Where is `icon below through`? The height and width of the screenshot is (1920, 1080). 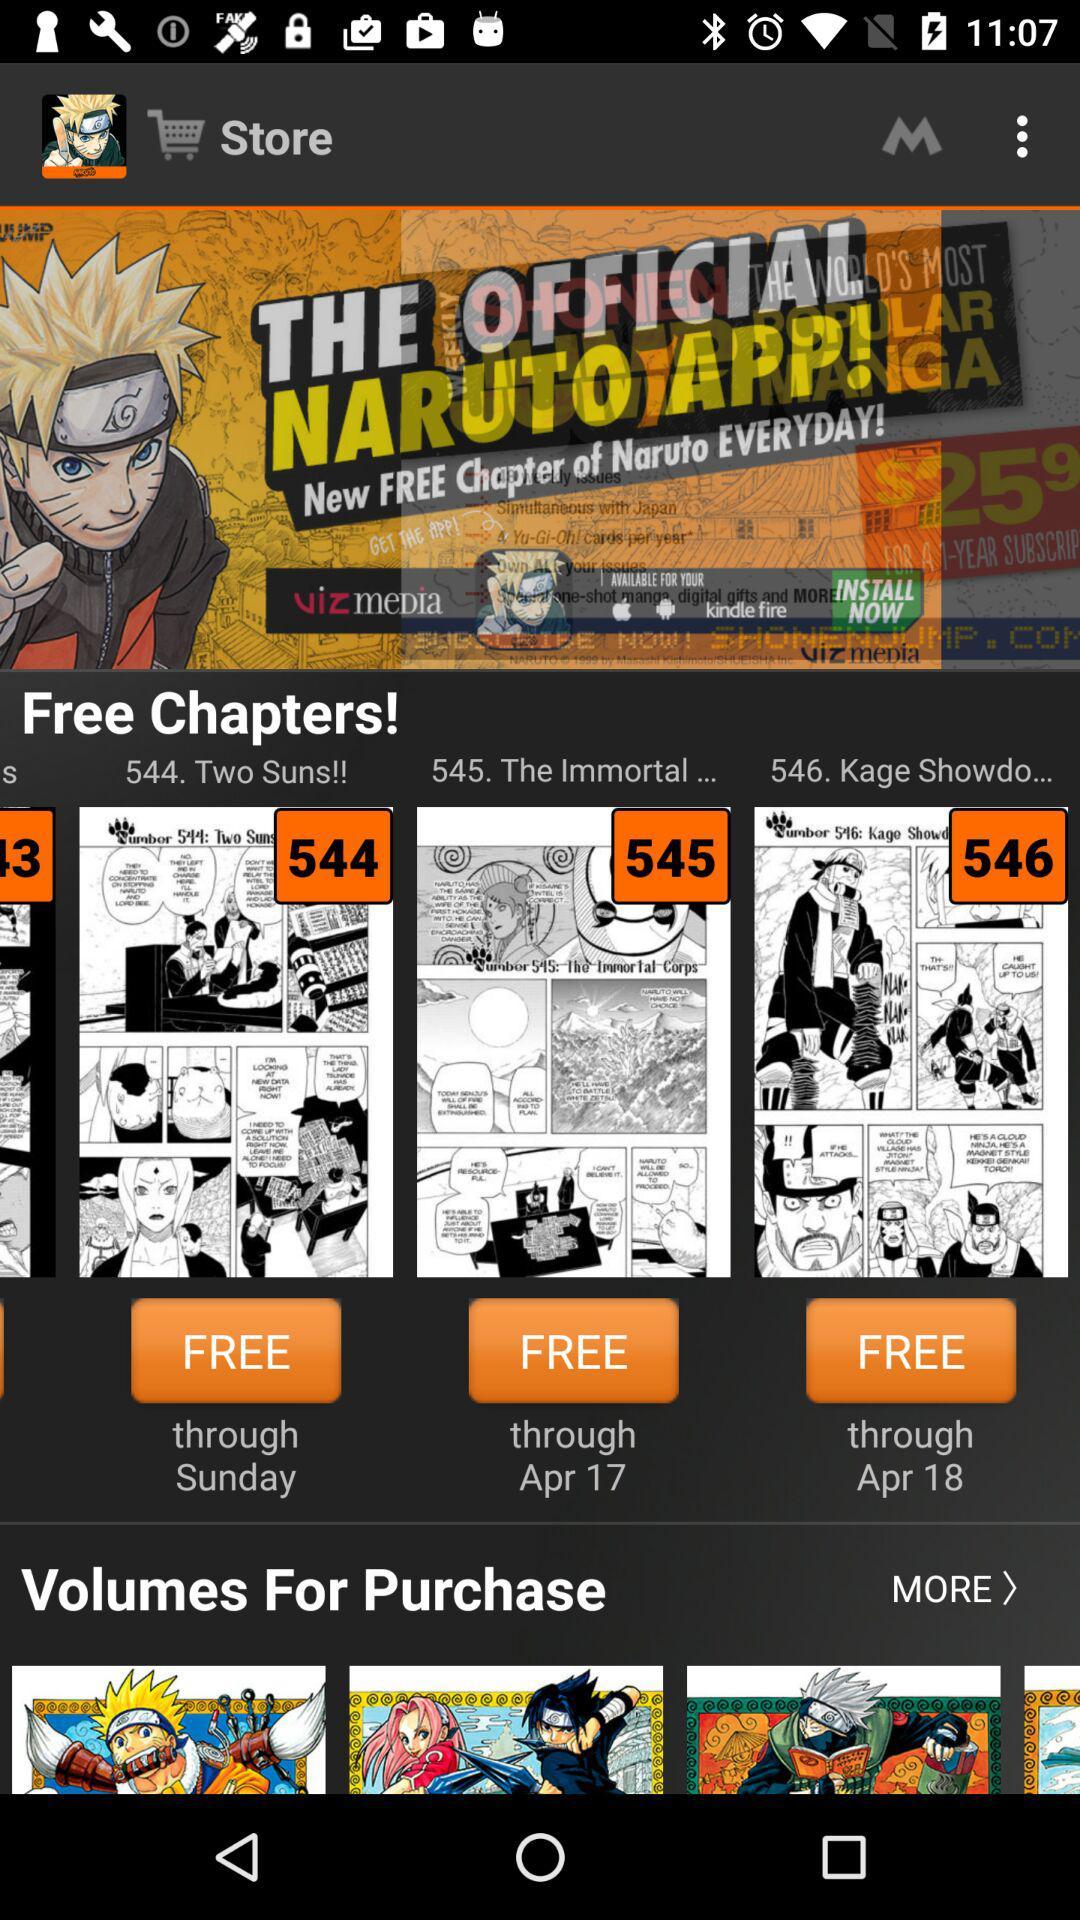
icon below through is located at coordinates (313, 1586).